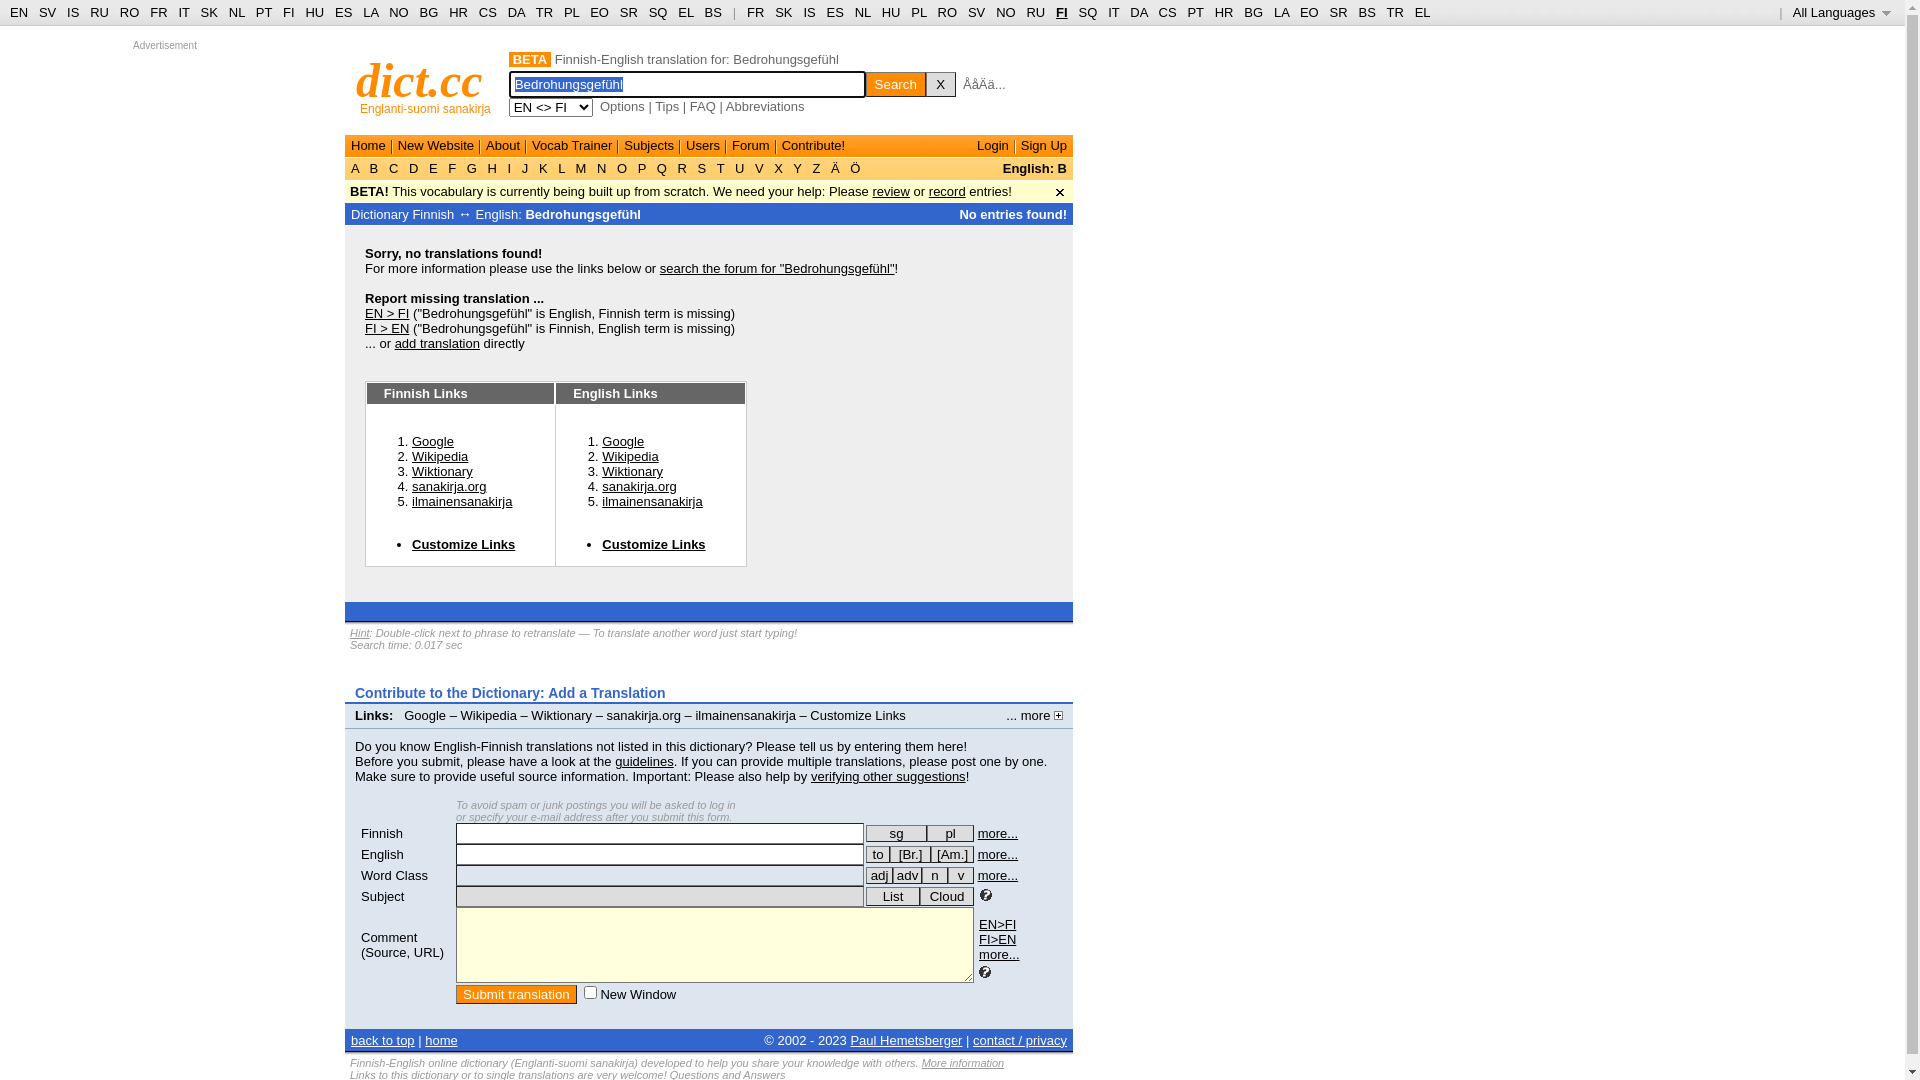 The height and width of the screenshot is (1080, 1920). Describe the element at coordinates (906, 874) in the screenshot. I see `'adv'` at that location.